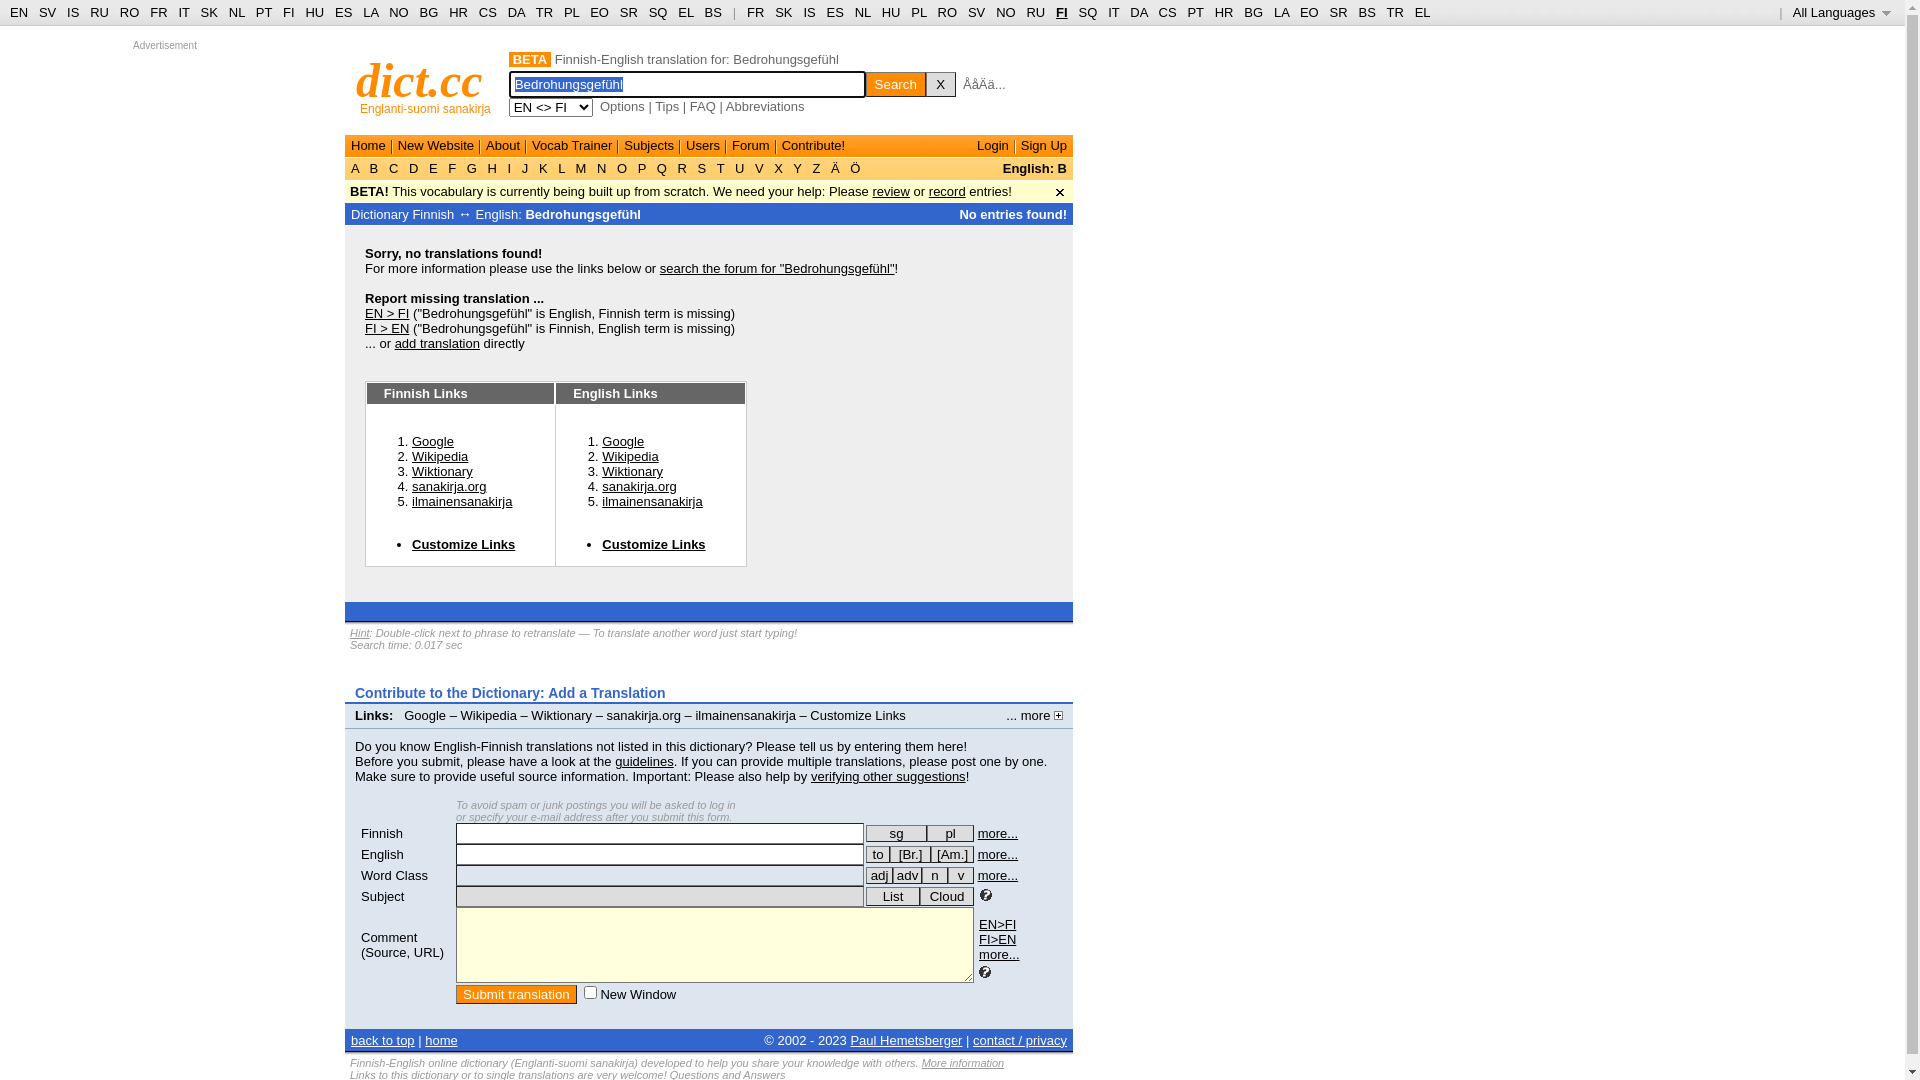 The height and width of the screenshot is (1080, 1920). Describe the element at coordinates (906, 874) in the screenshot. I see `'adv'` at that location.